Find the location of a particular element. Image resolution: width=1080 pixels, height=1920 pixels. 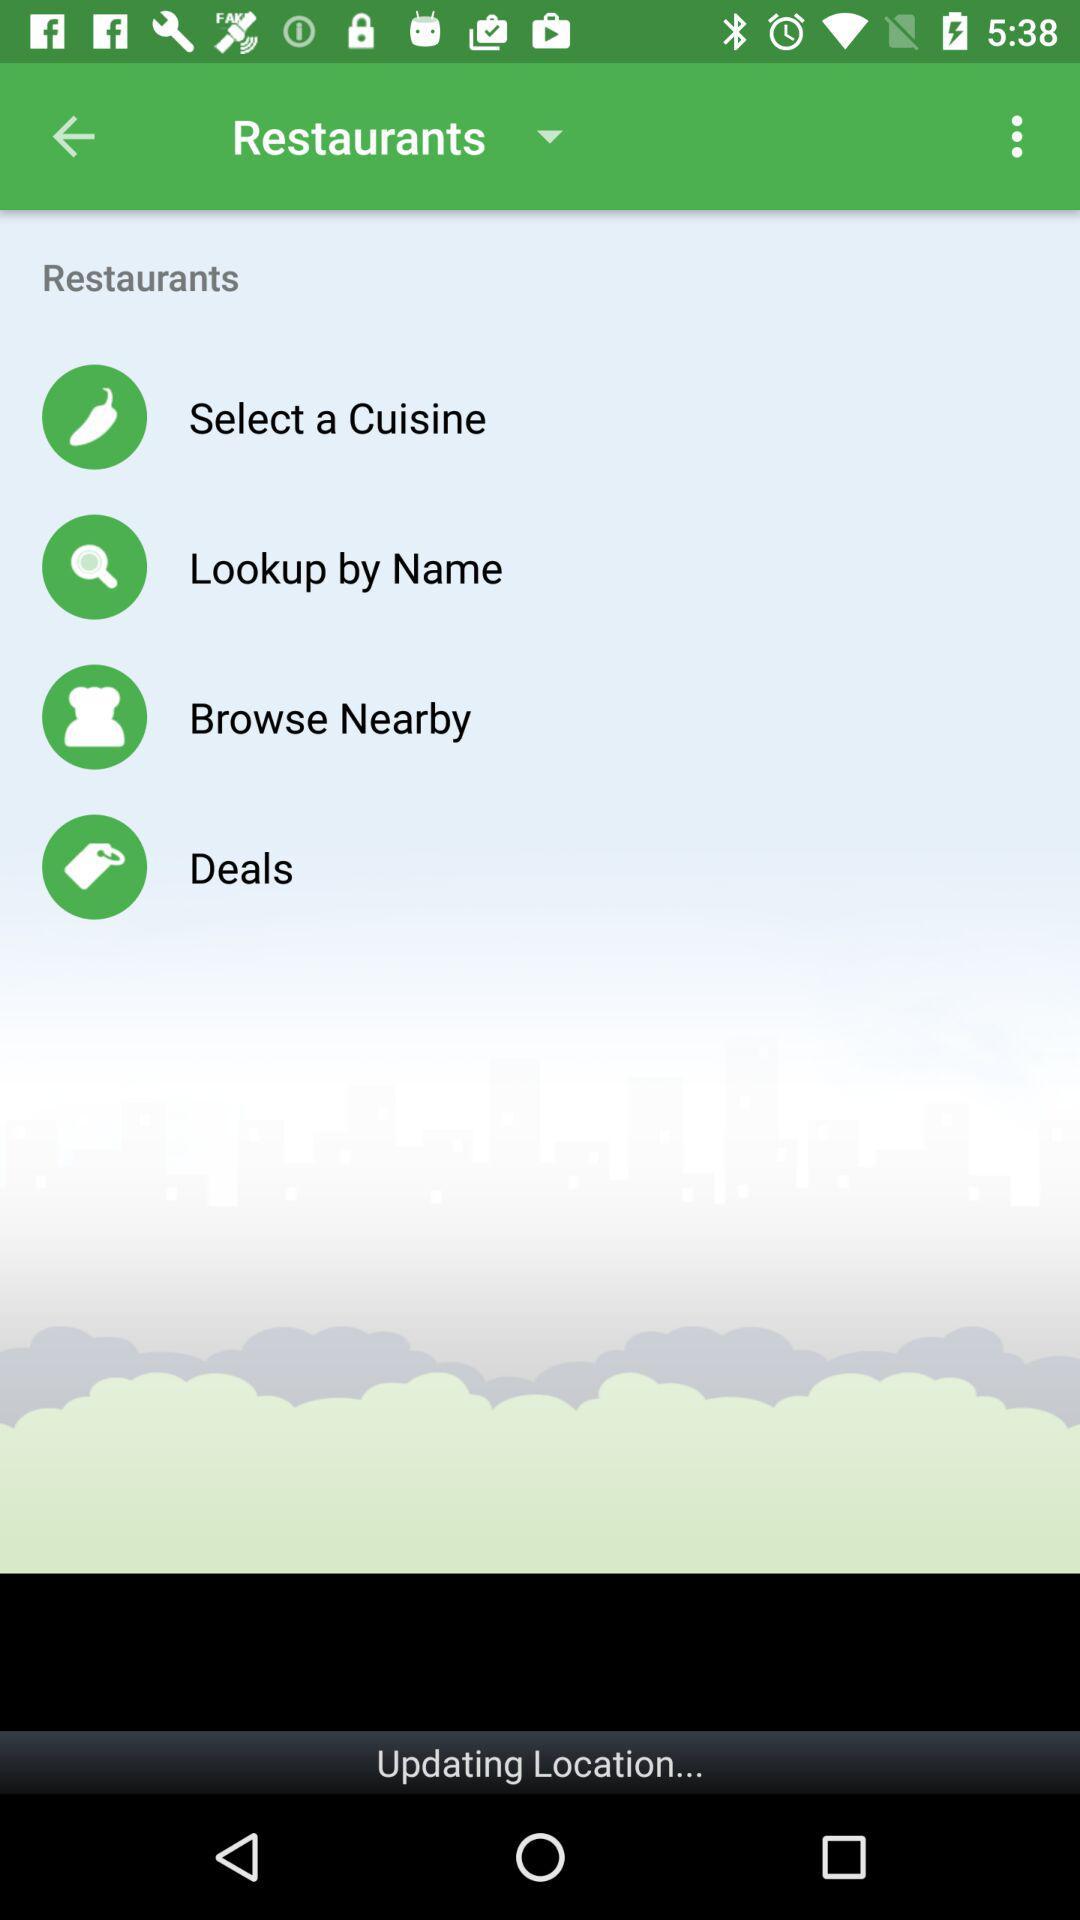

the item below restaurants item is located at coordinates (336, 416).